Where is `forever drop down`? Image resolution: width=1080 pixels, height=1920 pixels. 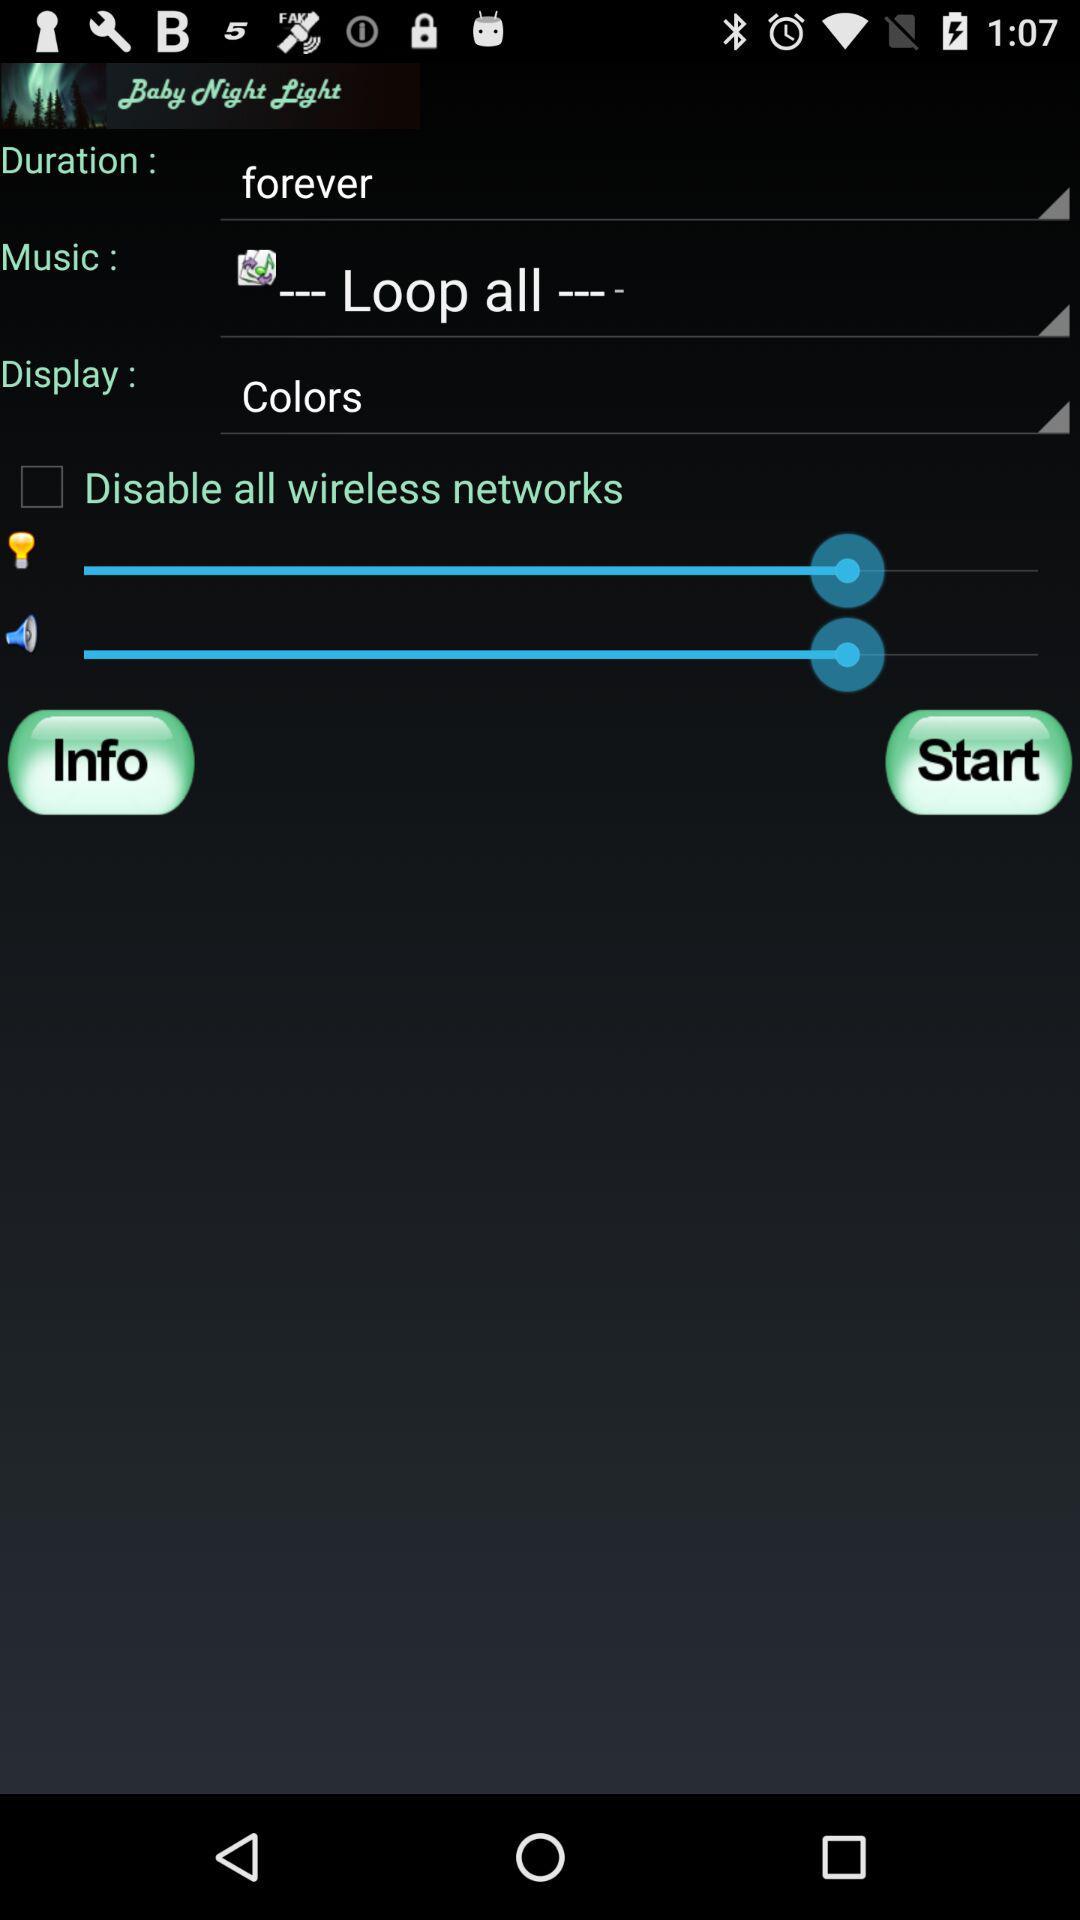
forever drop down is located at coordinates (644, 182).